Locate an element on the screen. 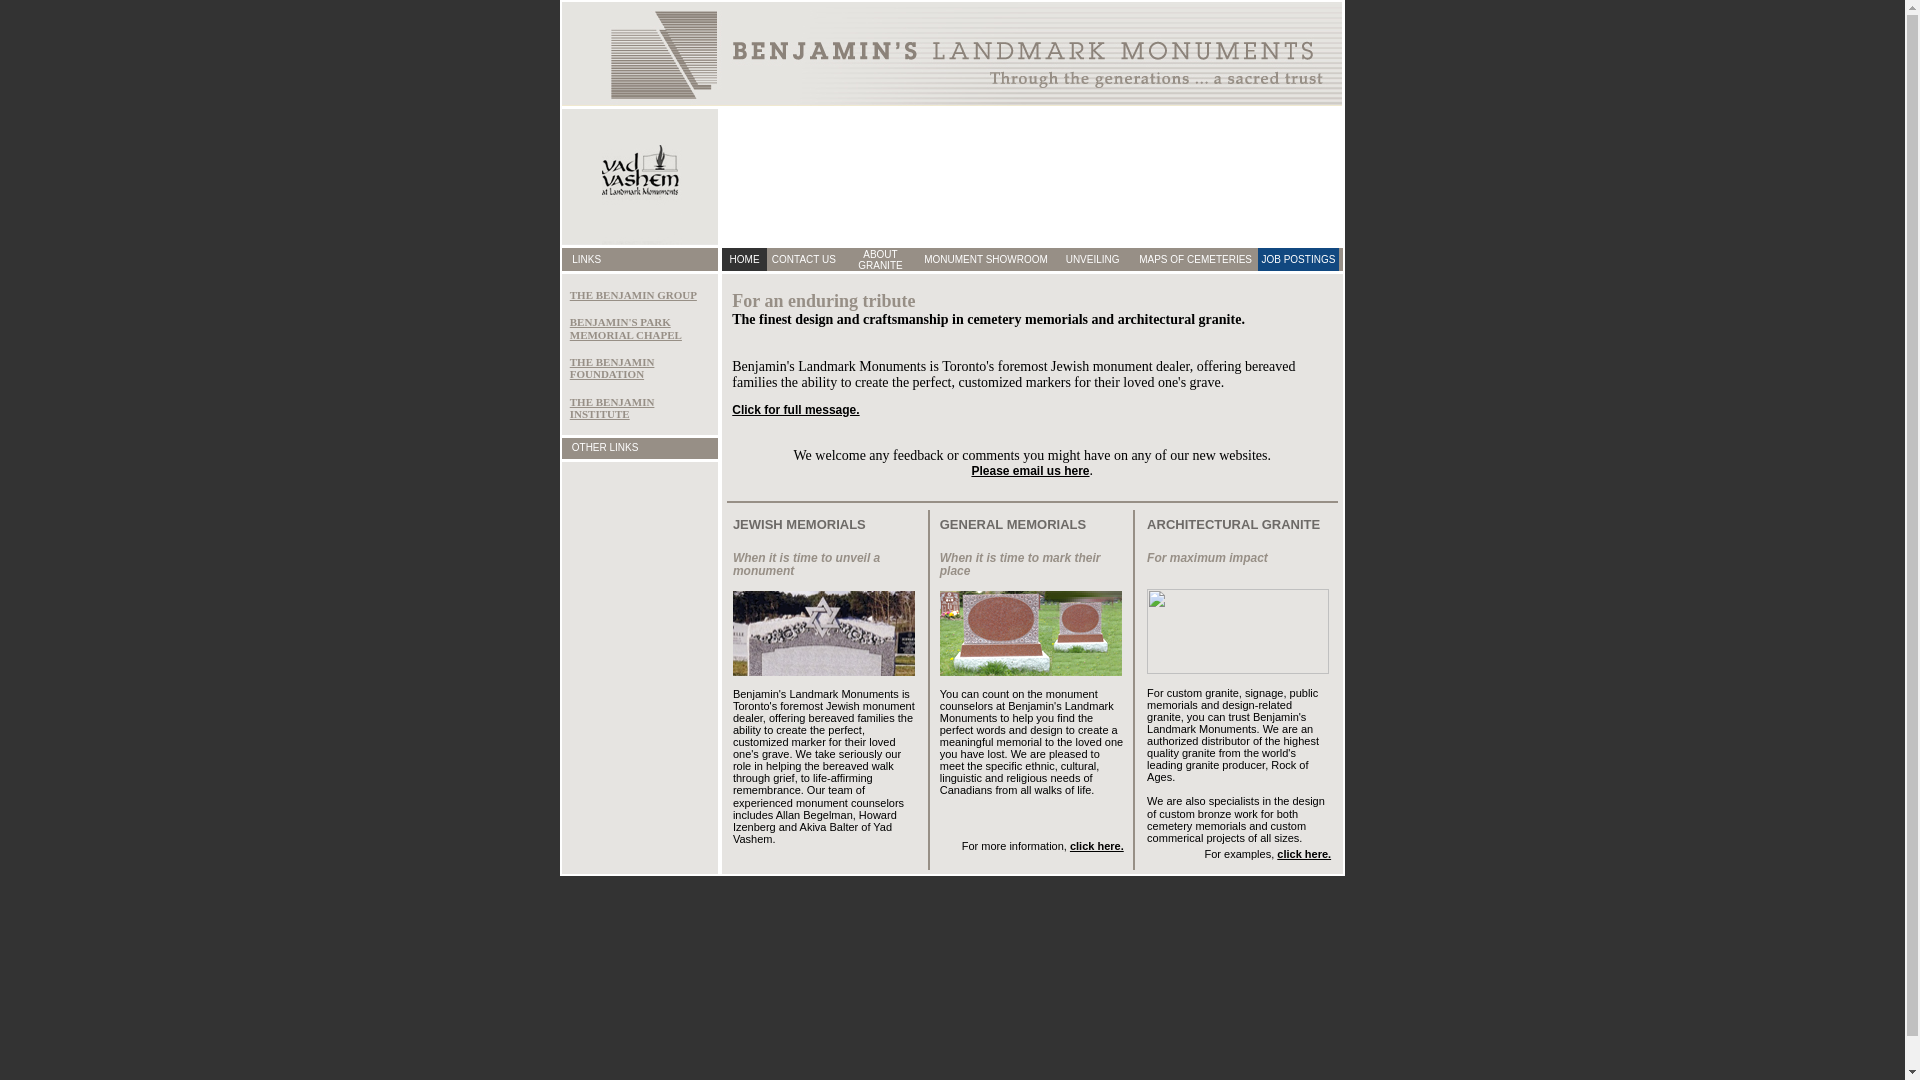  'click here.' is located at coordinates (1096, 845).